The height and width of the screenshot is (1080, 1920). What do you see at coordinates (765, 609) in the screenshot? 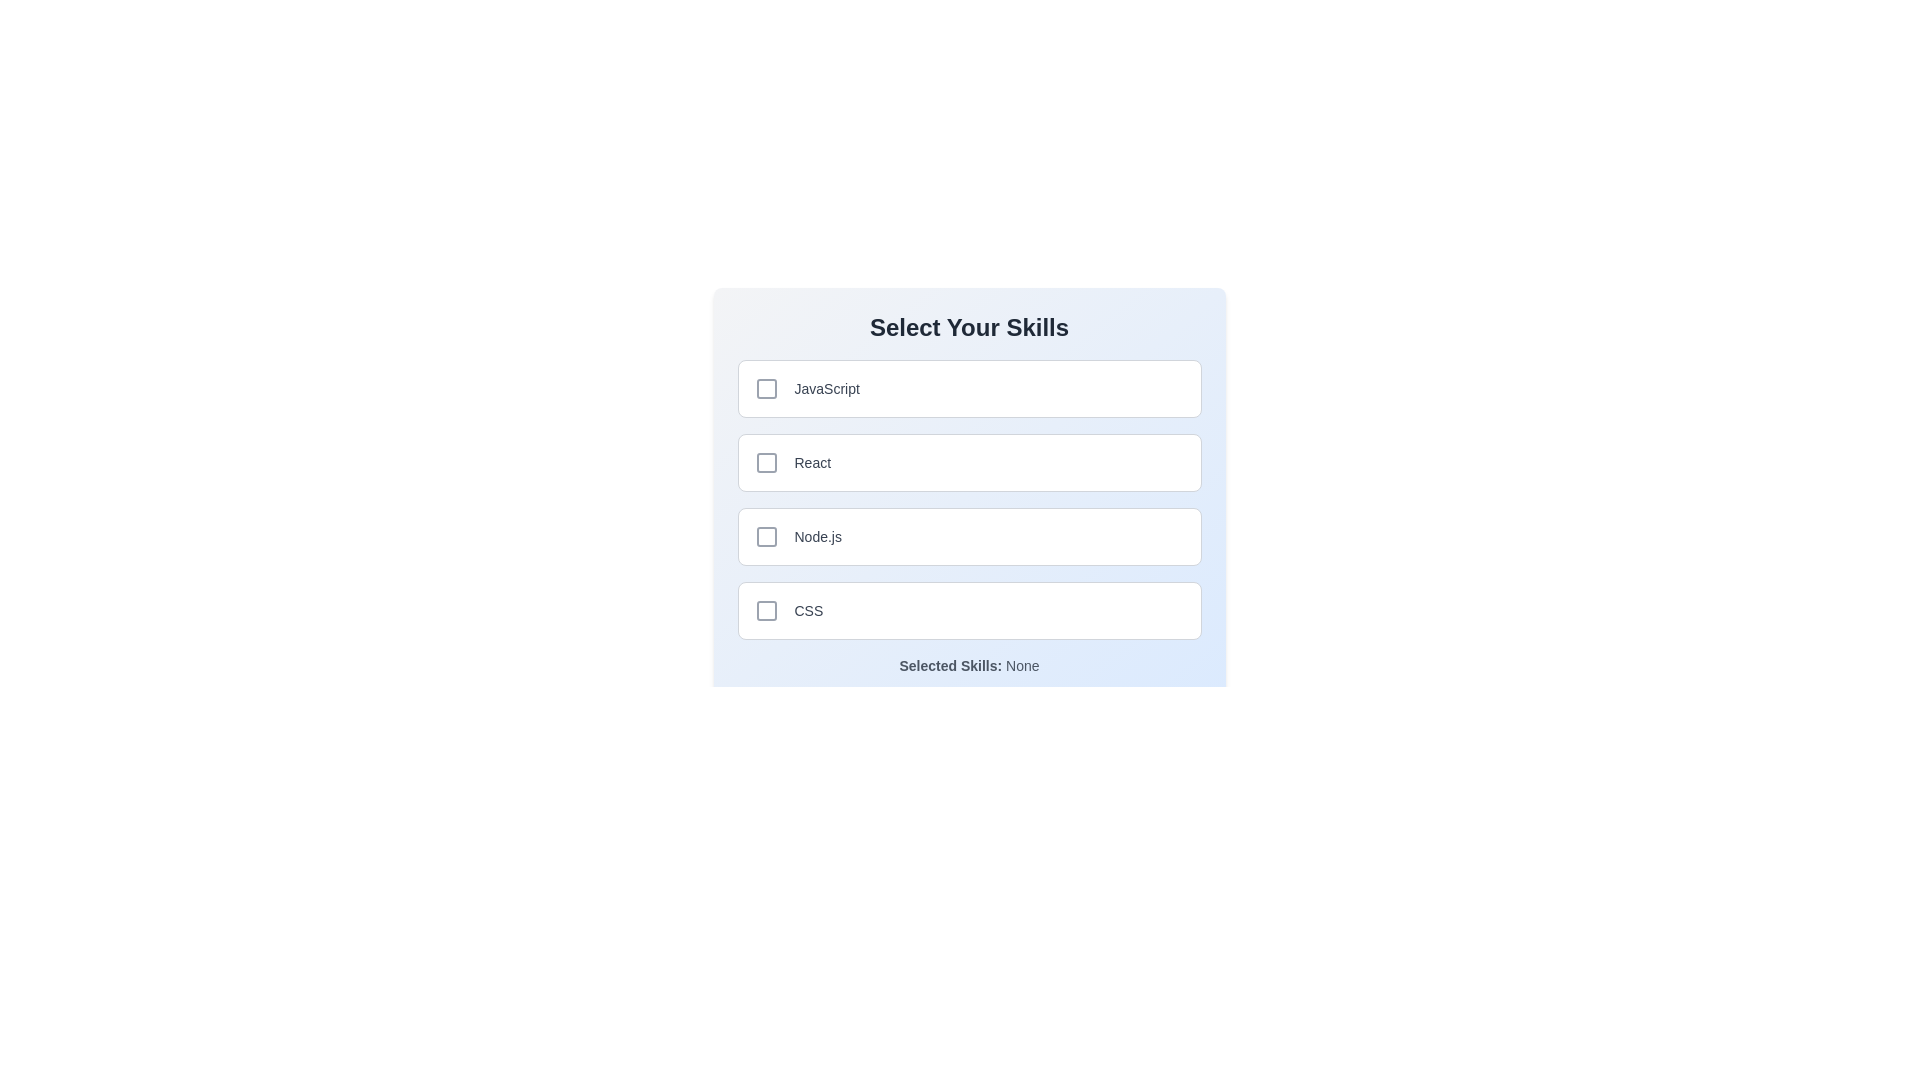
I see `the checkbox for selecting the 'CSS' option in the skill selection interface` at bounding box center [765, 609].